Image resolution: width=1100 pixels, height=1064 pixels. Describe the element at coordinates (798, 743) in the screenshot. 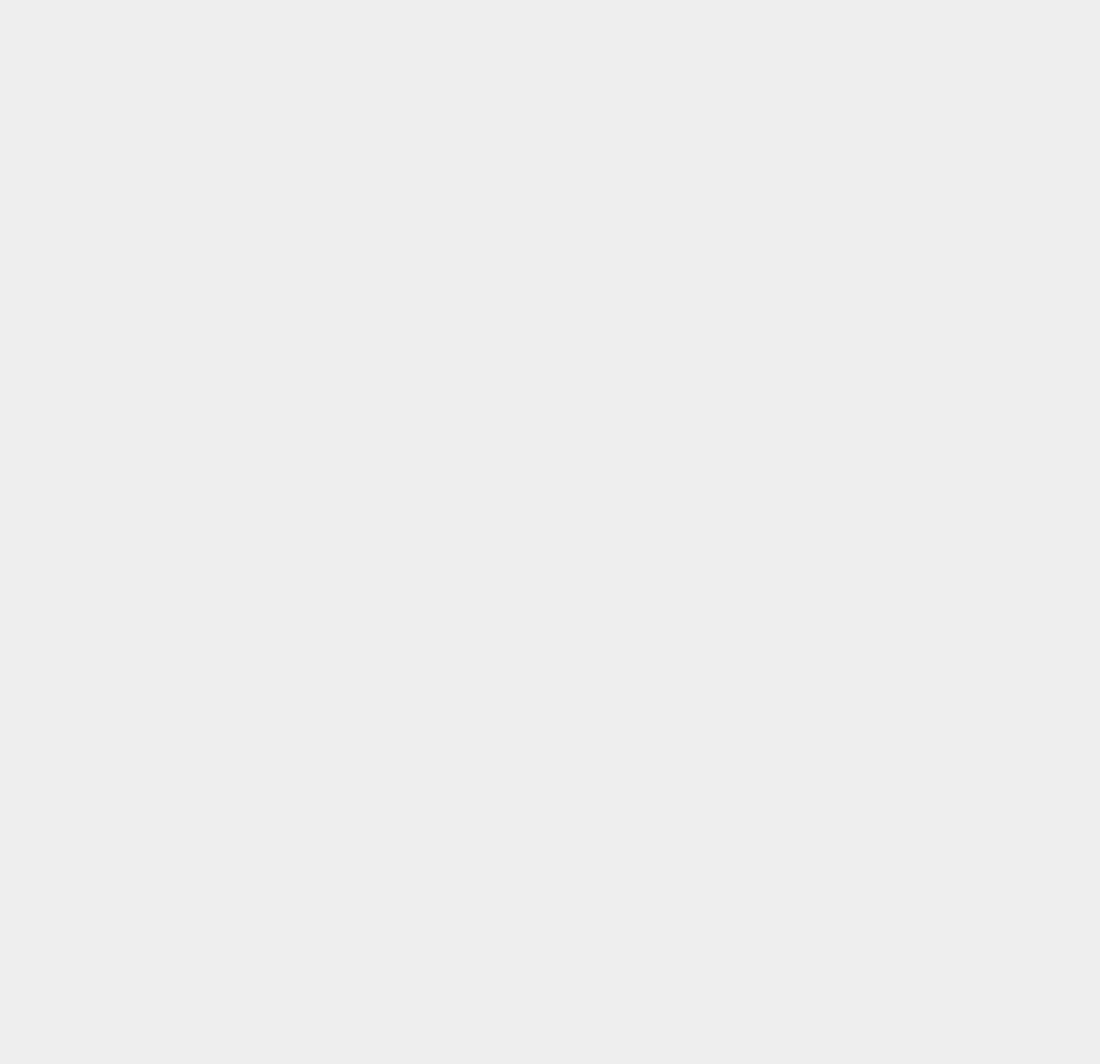

I see `'iOS 17'` at that location.